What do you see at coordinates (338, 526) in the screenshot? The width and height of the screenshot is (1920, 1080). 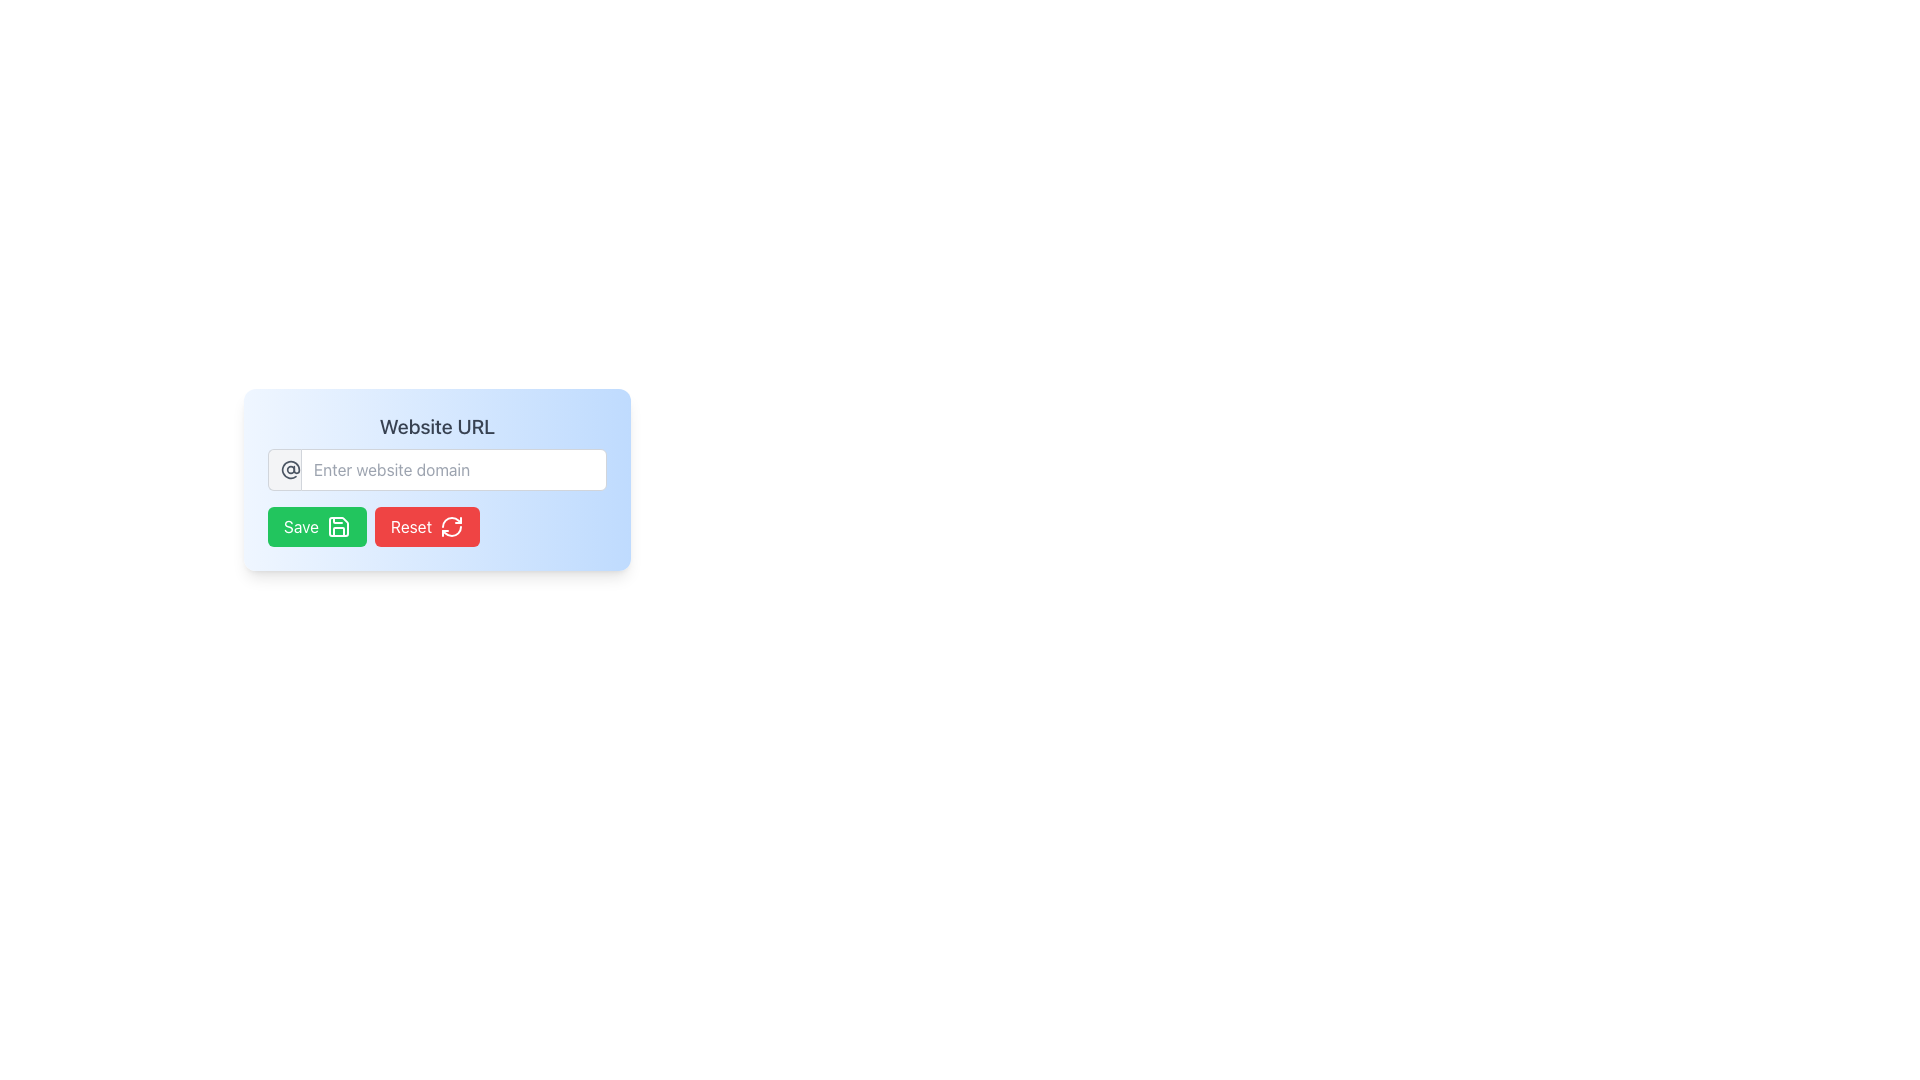 I see `the floppy disk icon within the green 'Save' button to initiate the save action` at bounding box center [338, 526].